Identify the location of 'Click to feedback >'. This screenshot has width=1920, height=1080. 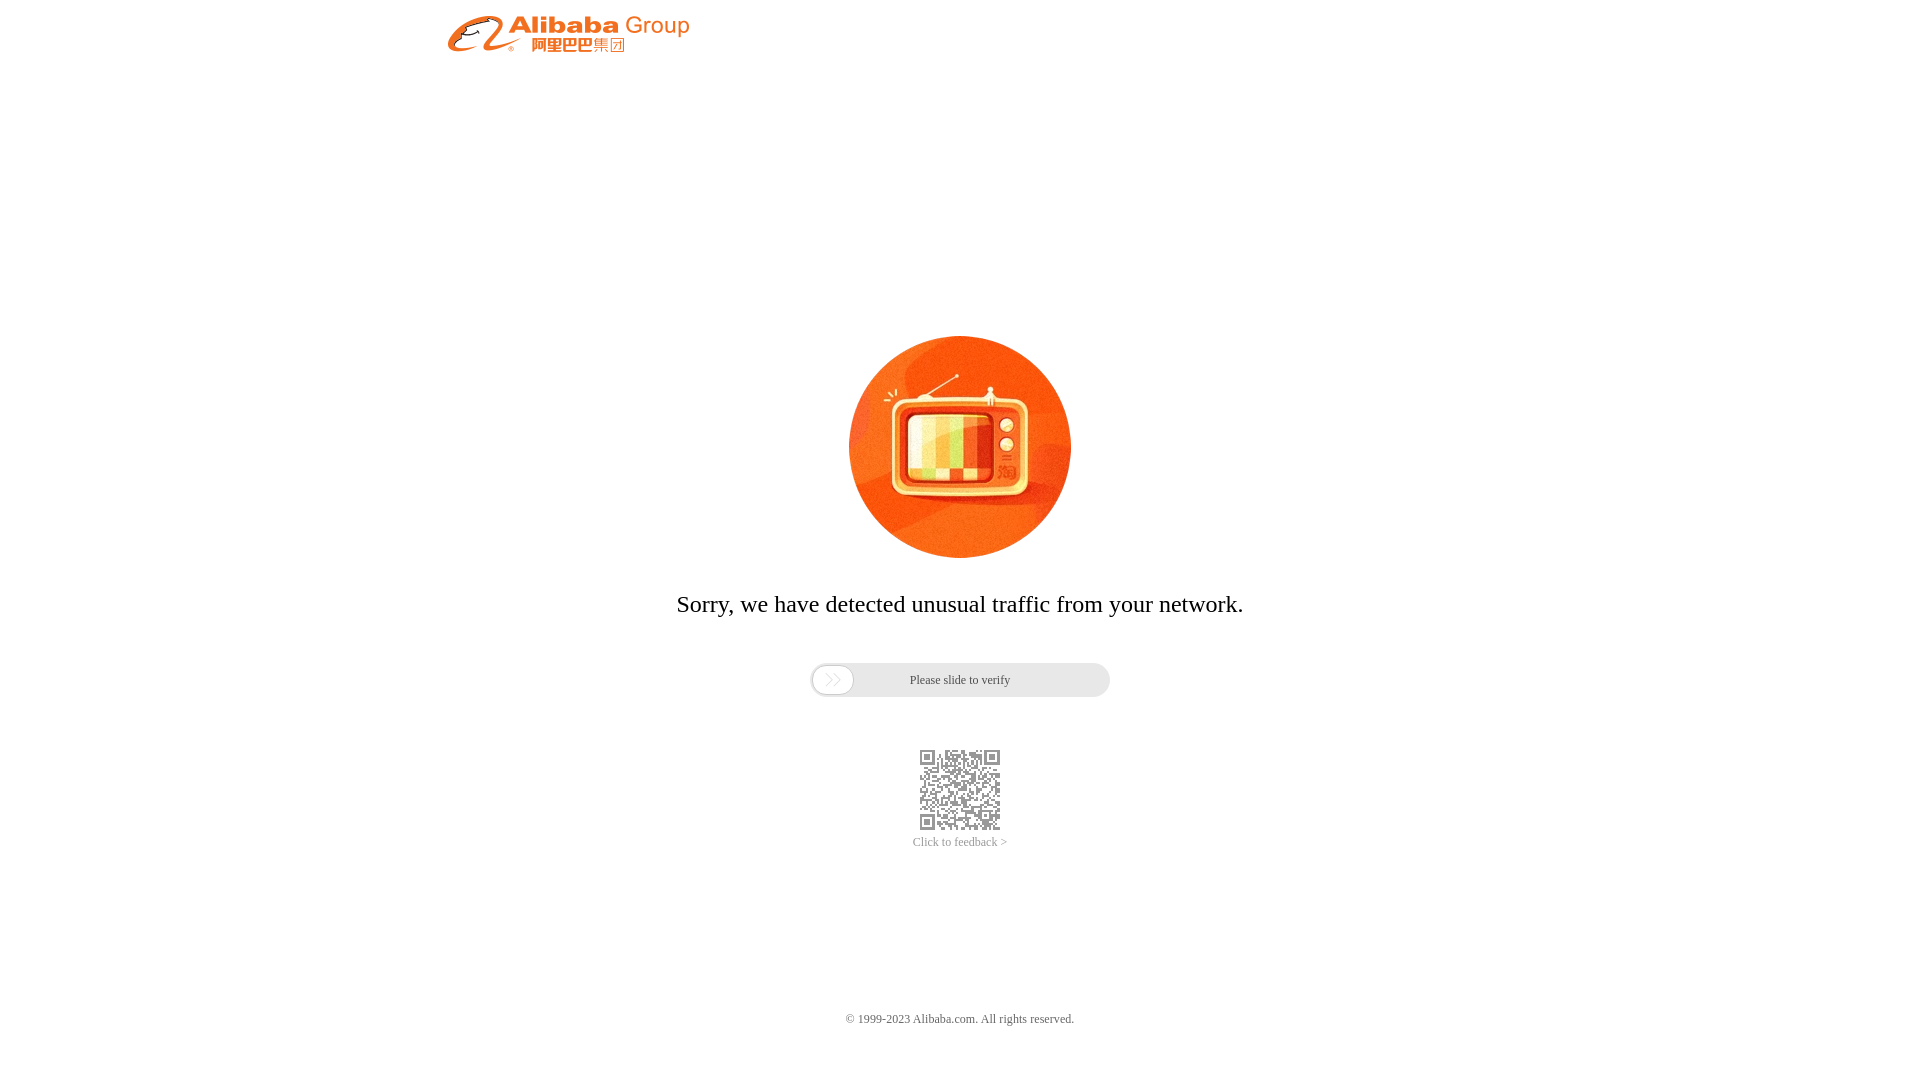
(911, 842).